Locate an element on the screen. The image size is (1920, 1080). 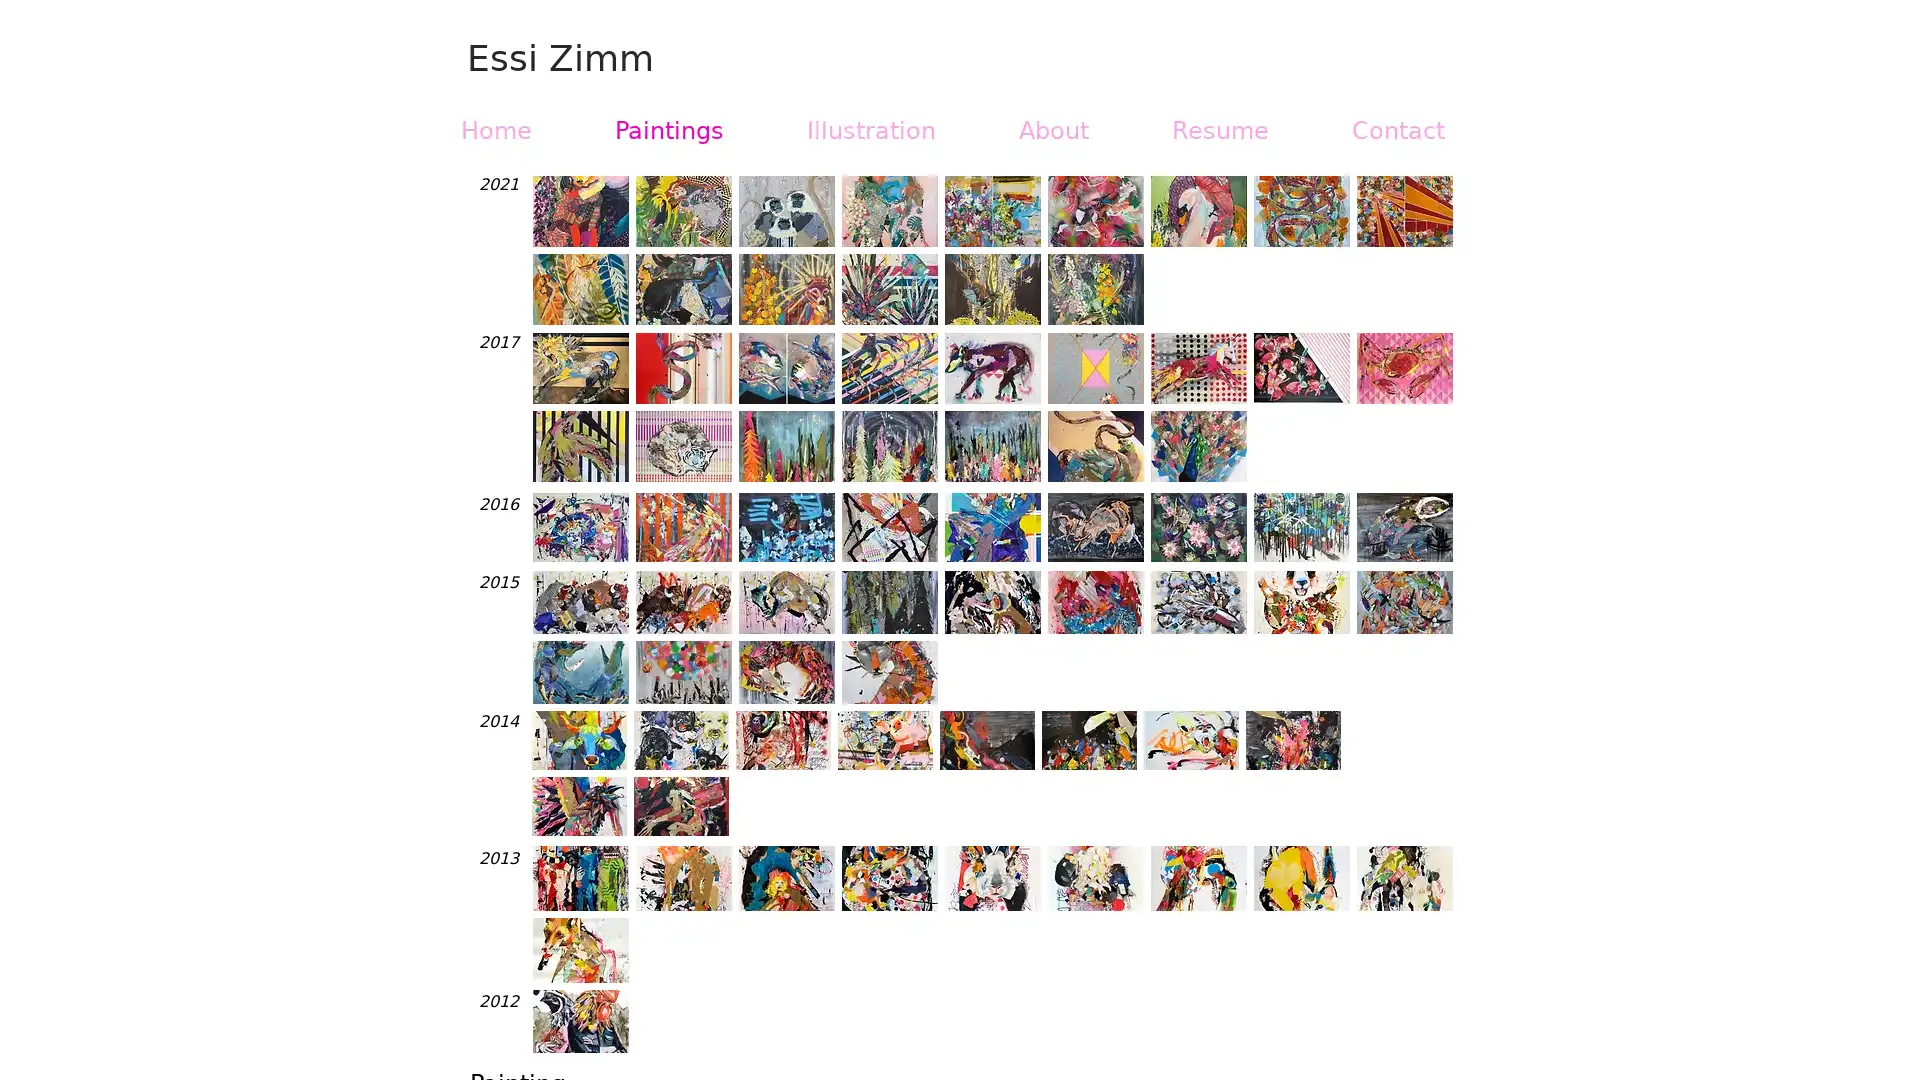
previous is located at coordinates (574, 931).